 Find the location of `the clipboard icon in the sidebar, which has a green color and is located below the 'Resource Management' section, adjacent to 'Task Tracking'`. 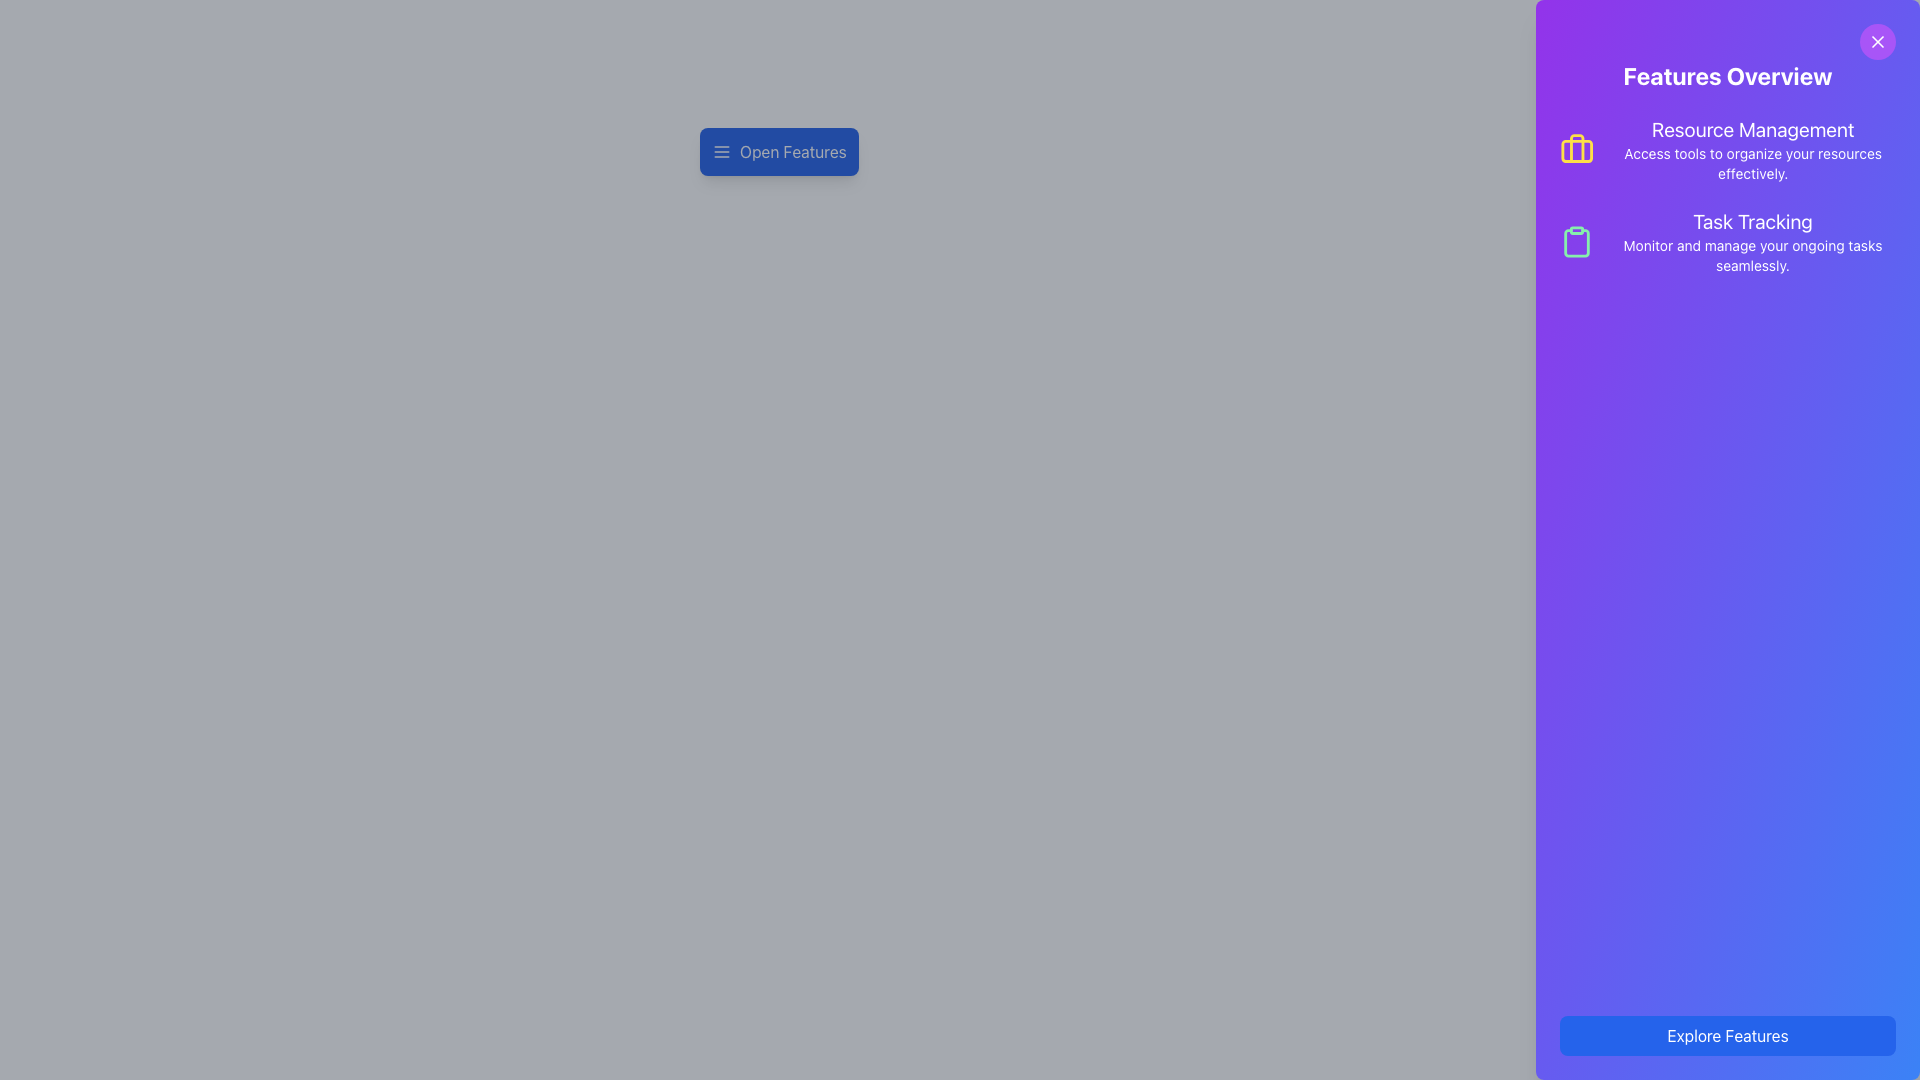

the clipboard icon in the sidebar, which has a green color and is located below the 'Resource Management' section, adjacent to 'Task Tracking' is located at coordinates (1575, 241).